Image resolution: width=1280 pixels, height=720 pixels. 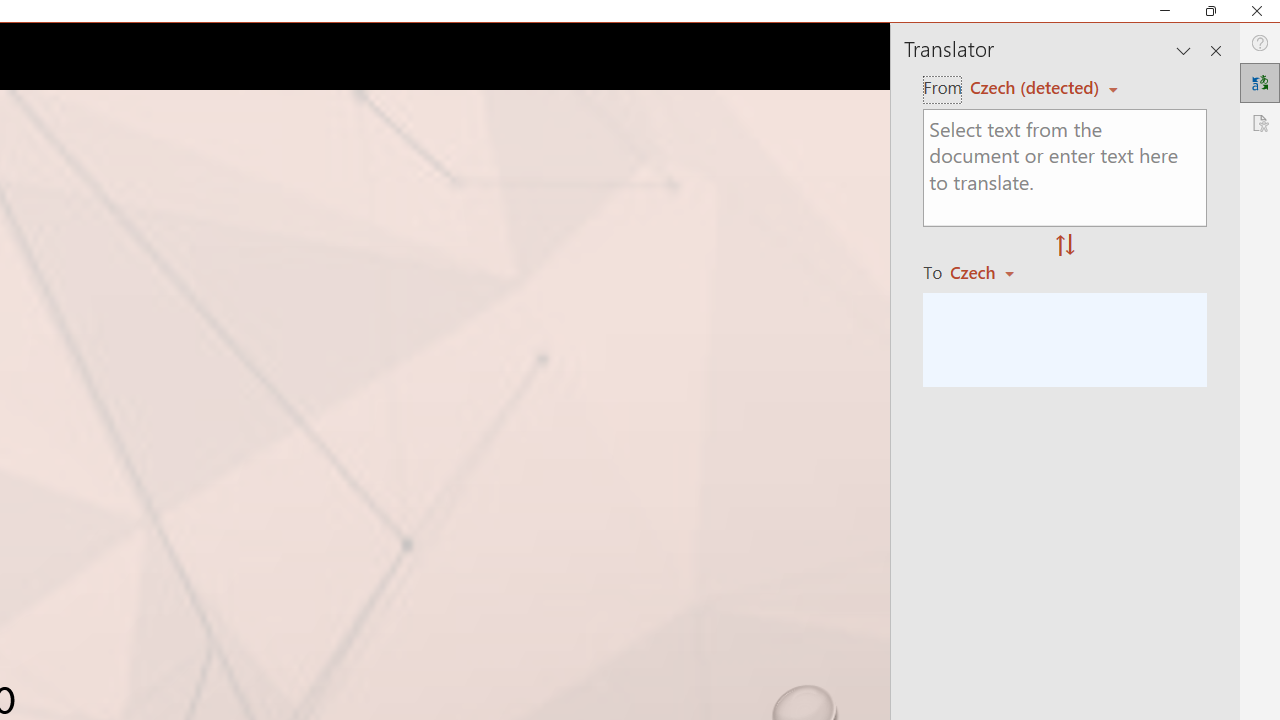 I want to click on 'Czech (detected)', so click(x=1037, y=86).